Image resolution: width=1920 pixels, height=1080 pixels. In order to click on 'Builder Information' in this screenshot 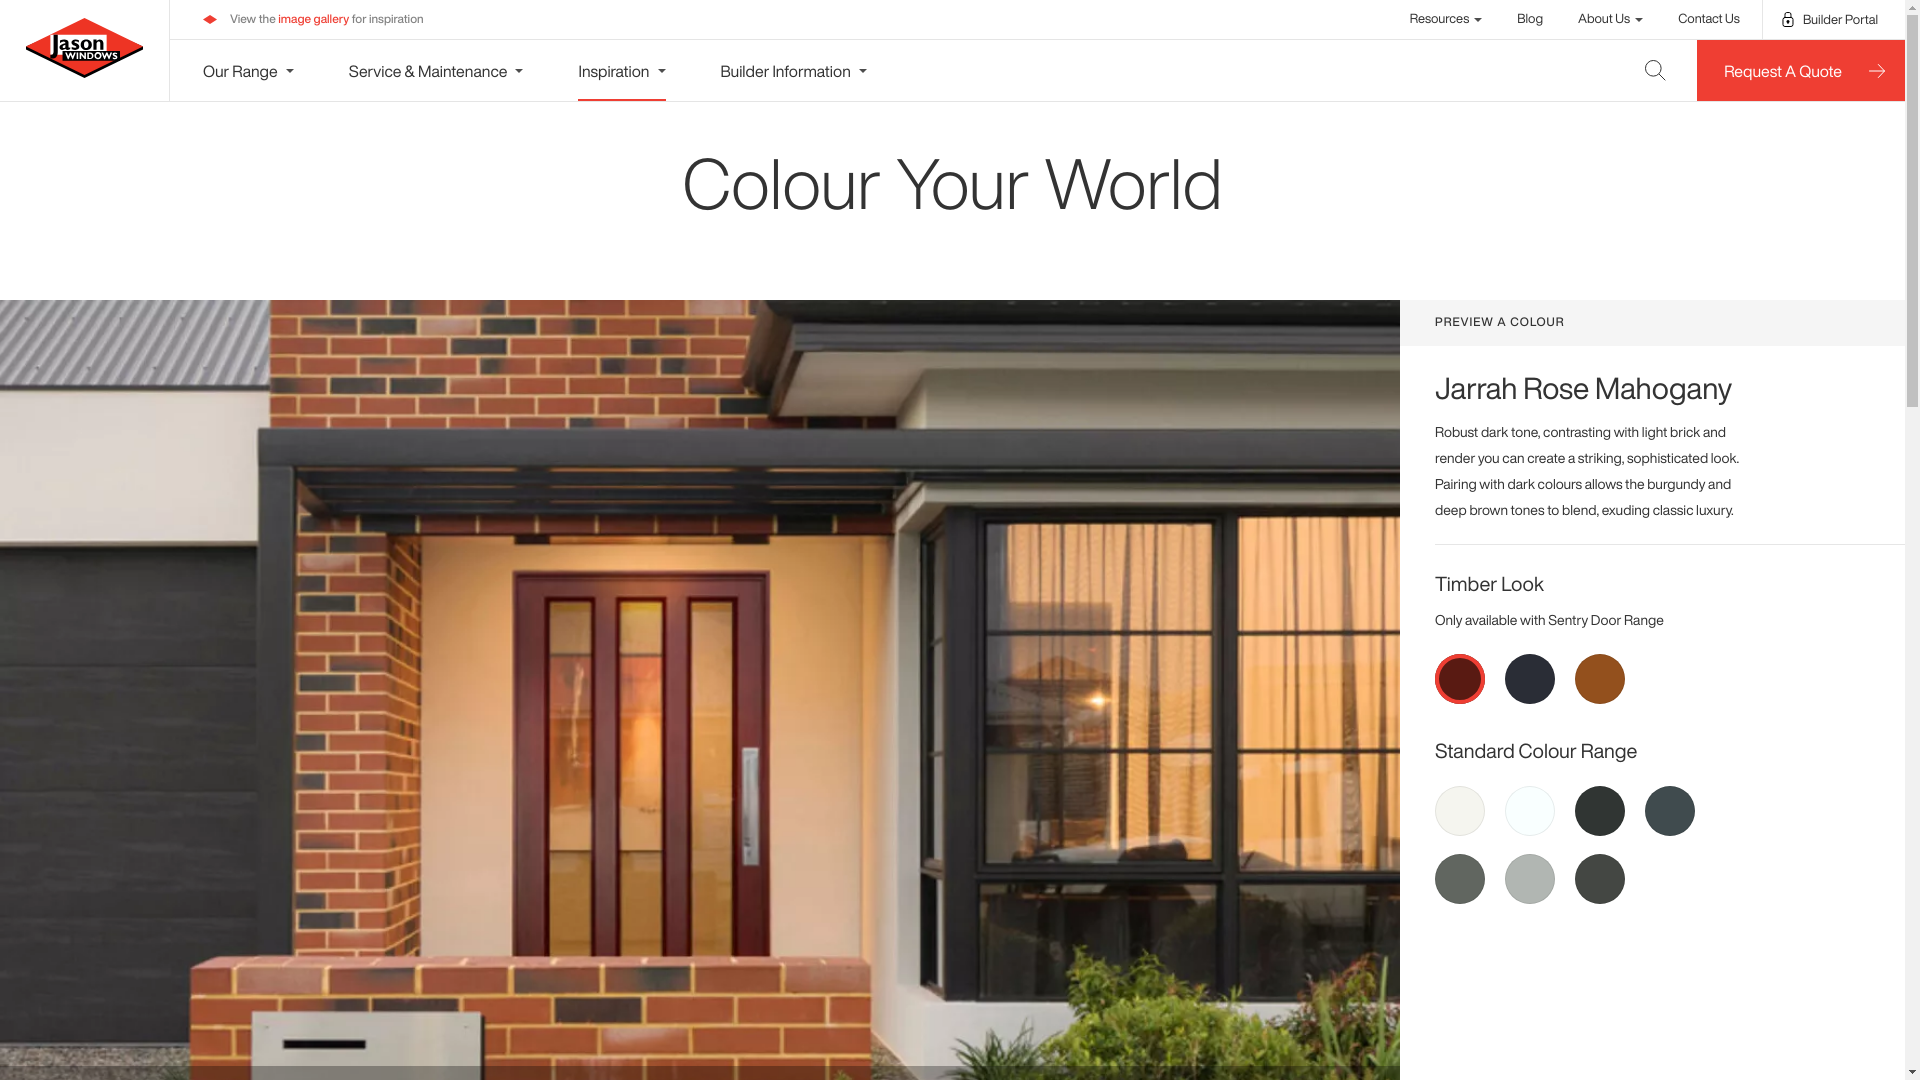, I will do `click(791, 69)`.